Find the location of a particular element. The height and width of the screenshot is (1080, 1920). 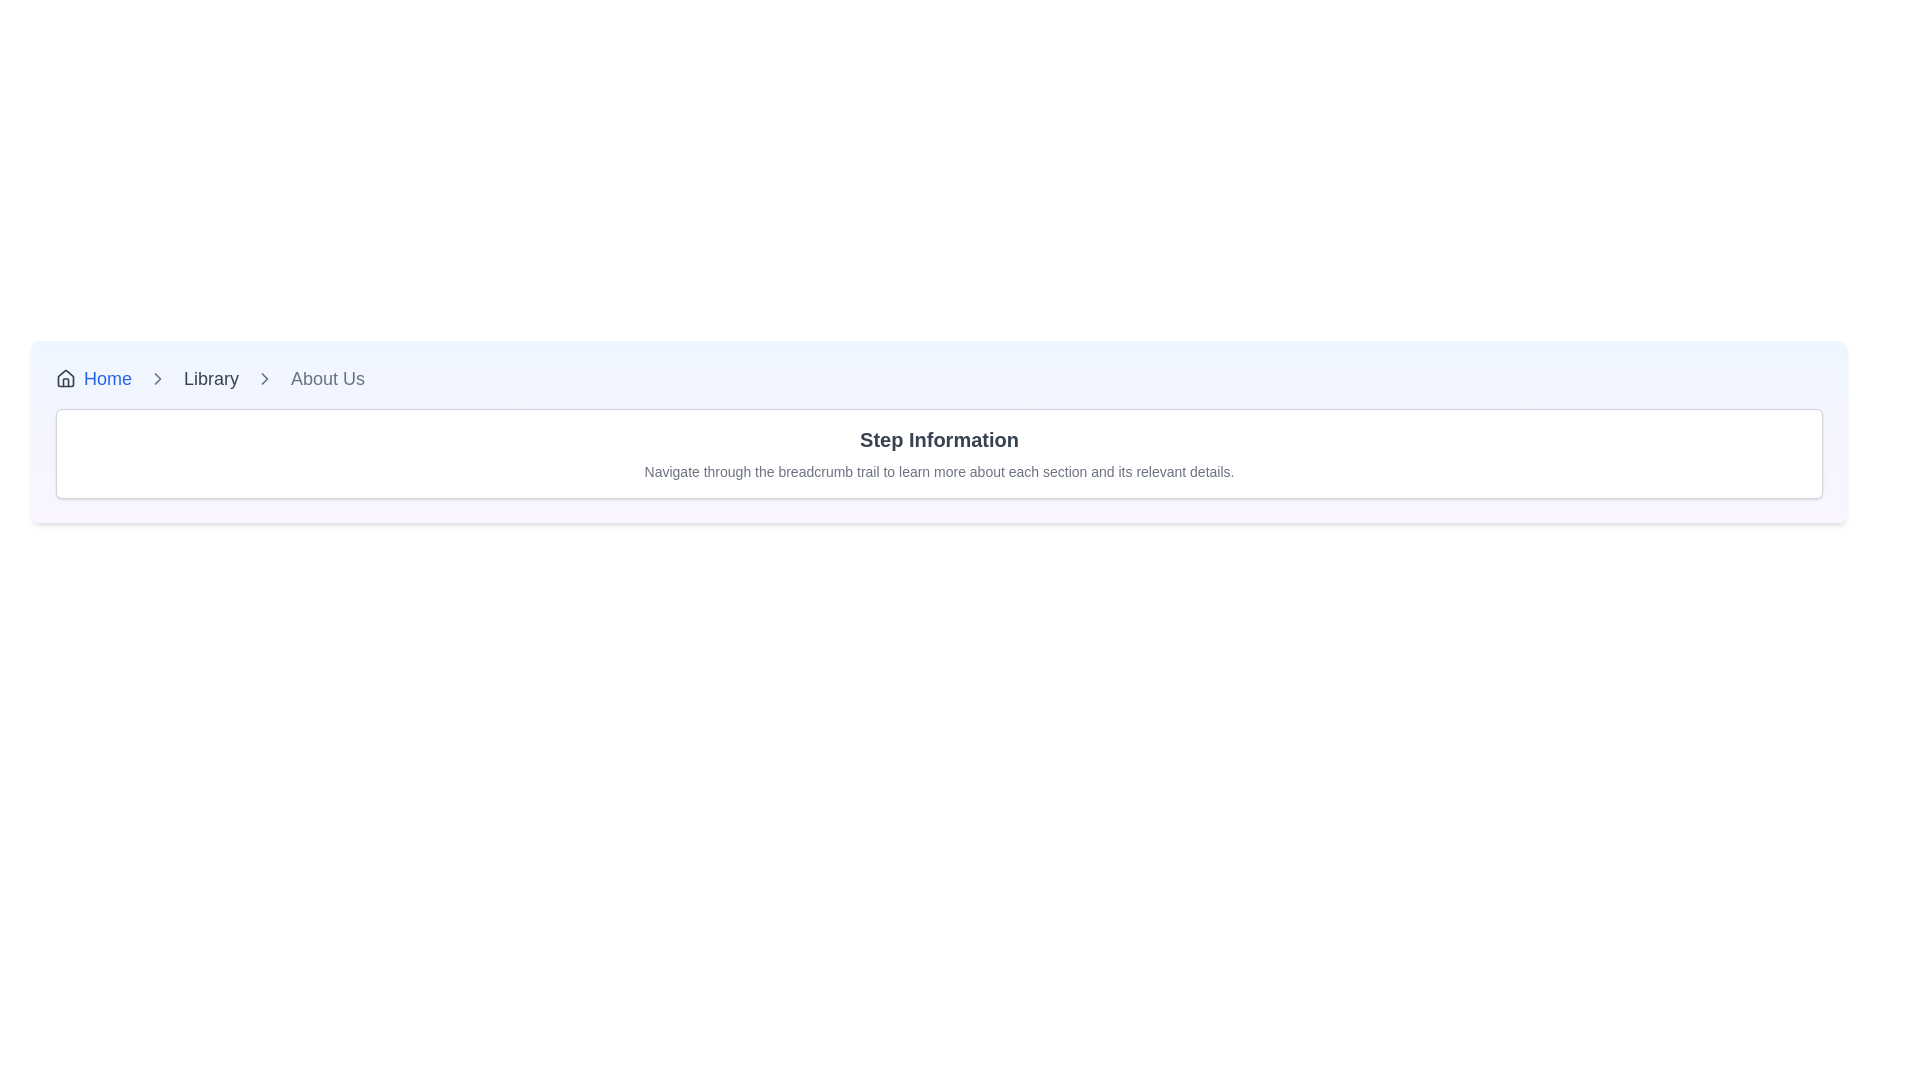

the second chevron arrow icon located in the breadcrumb navigation bar, positioned between 'Home' and 'Library' is located at coordinates (157, 378).